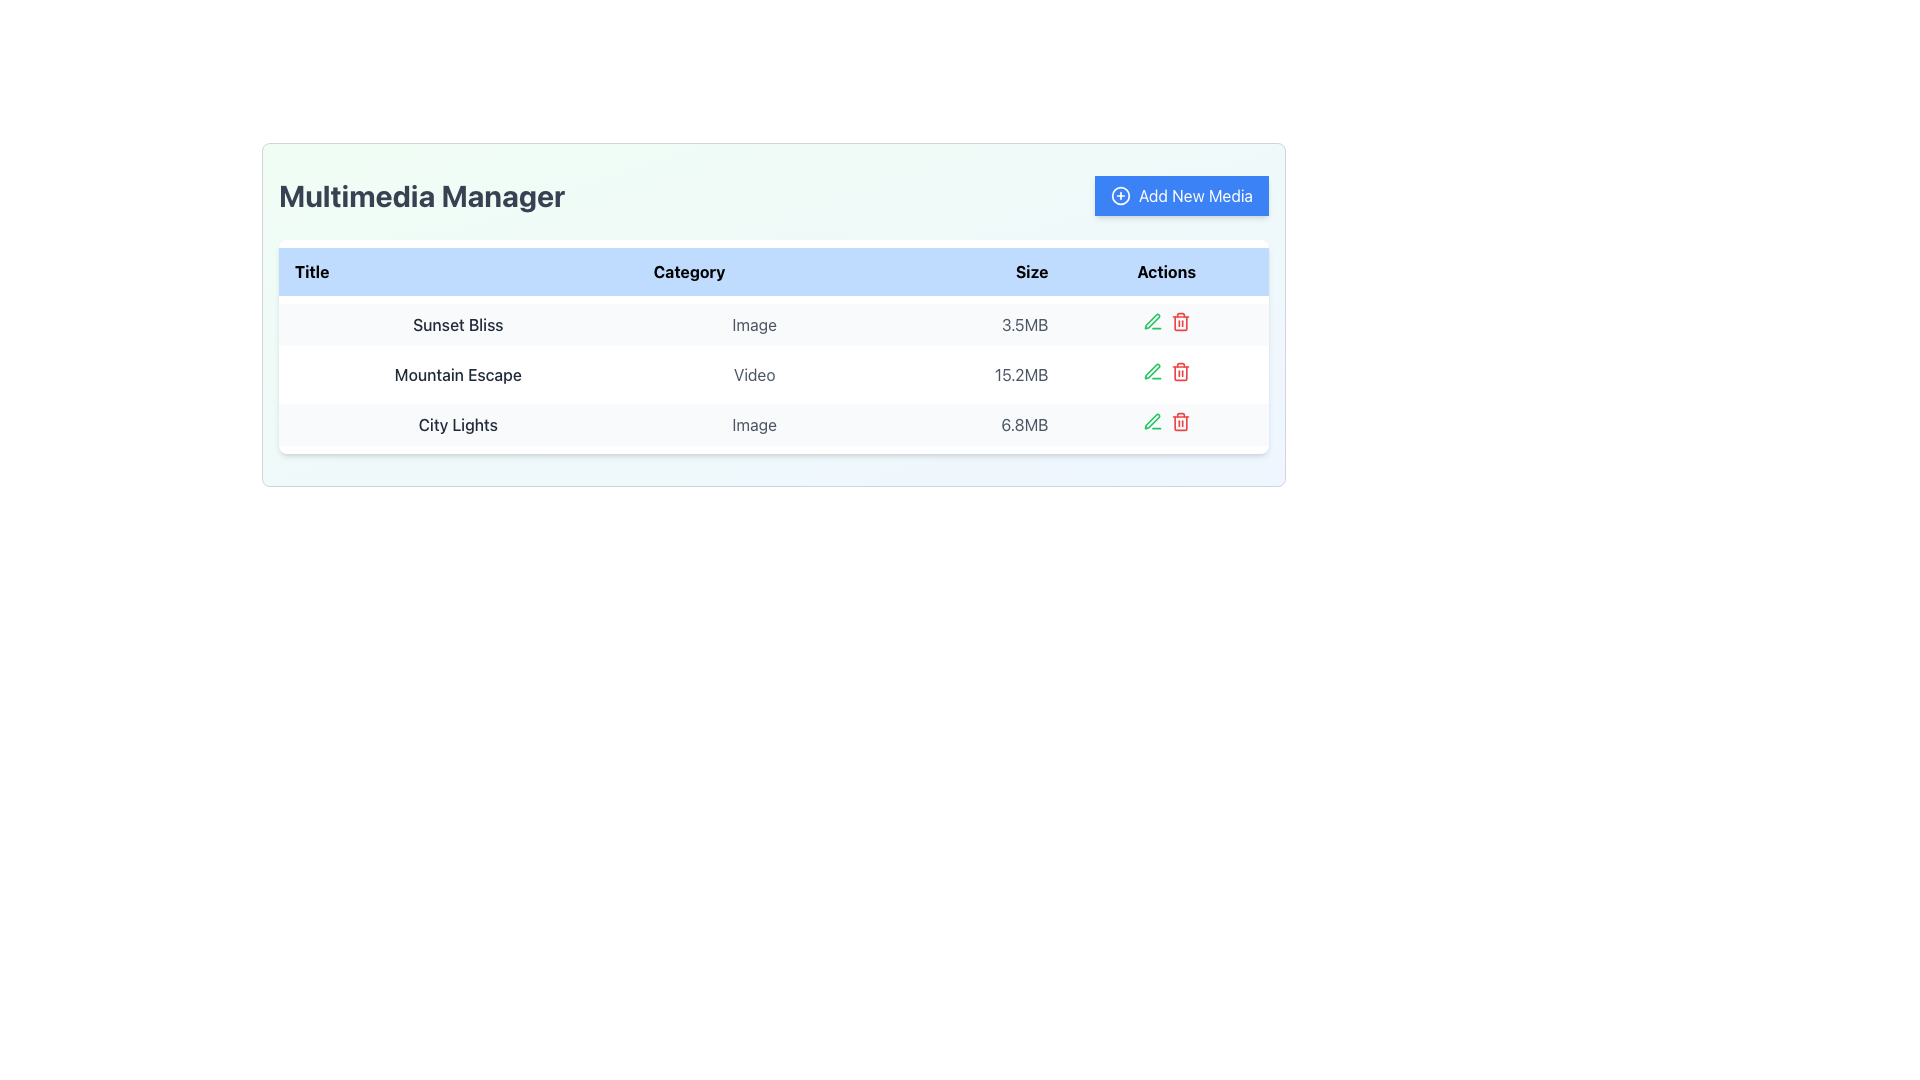 This screenshot has width=1920, height=1080. What do you see at coordinates (753, 323) in the screenshot?
I see `the label in the second column of the first row that describes the item 'Sunset Bliss', which is adjacent to '3.5MB'` at bounding box center [753, 323].